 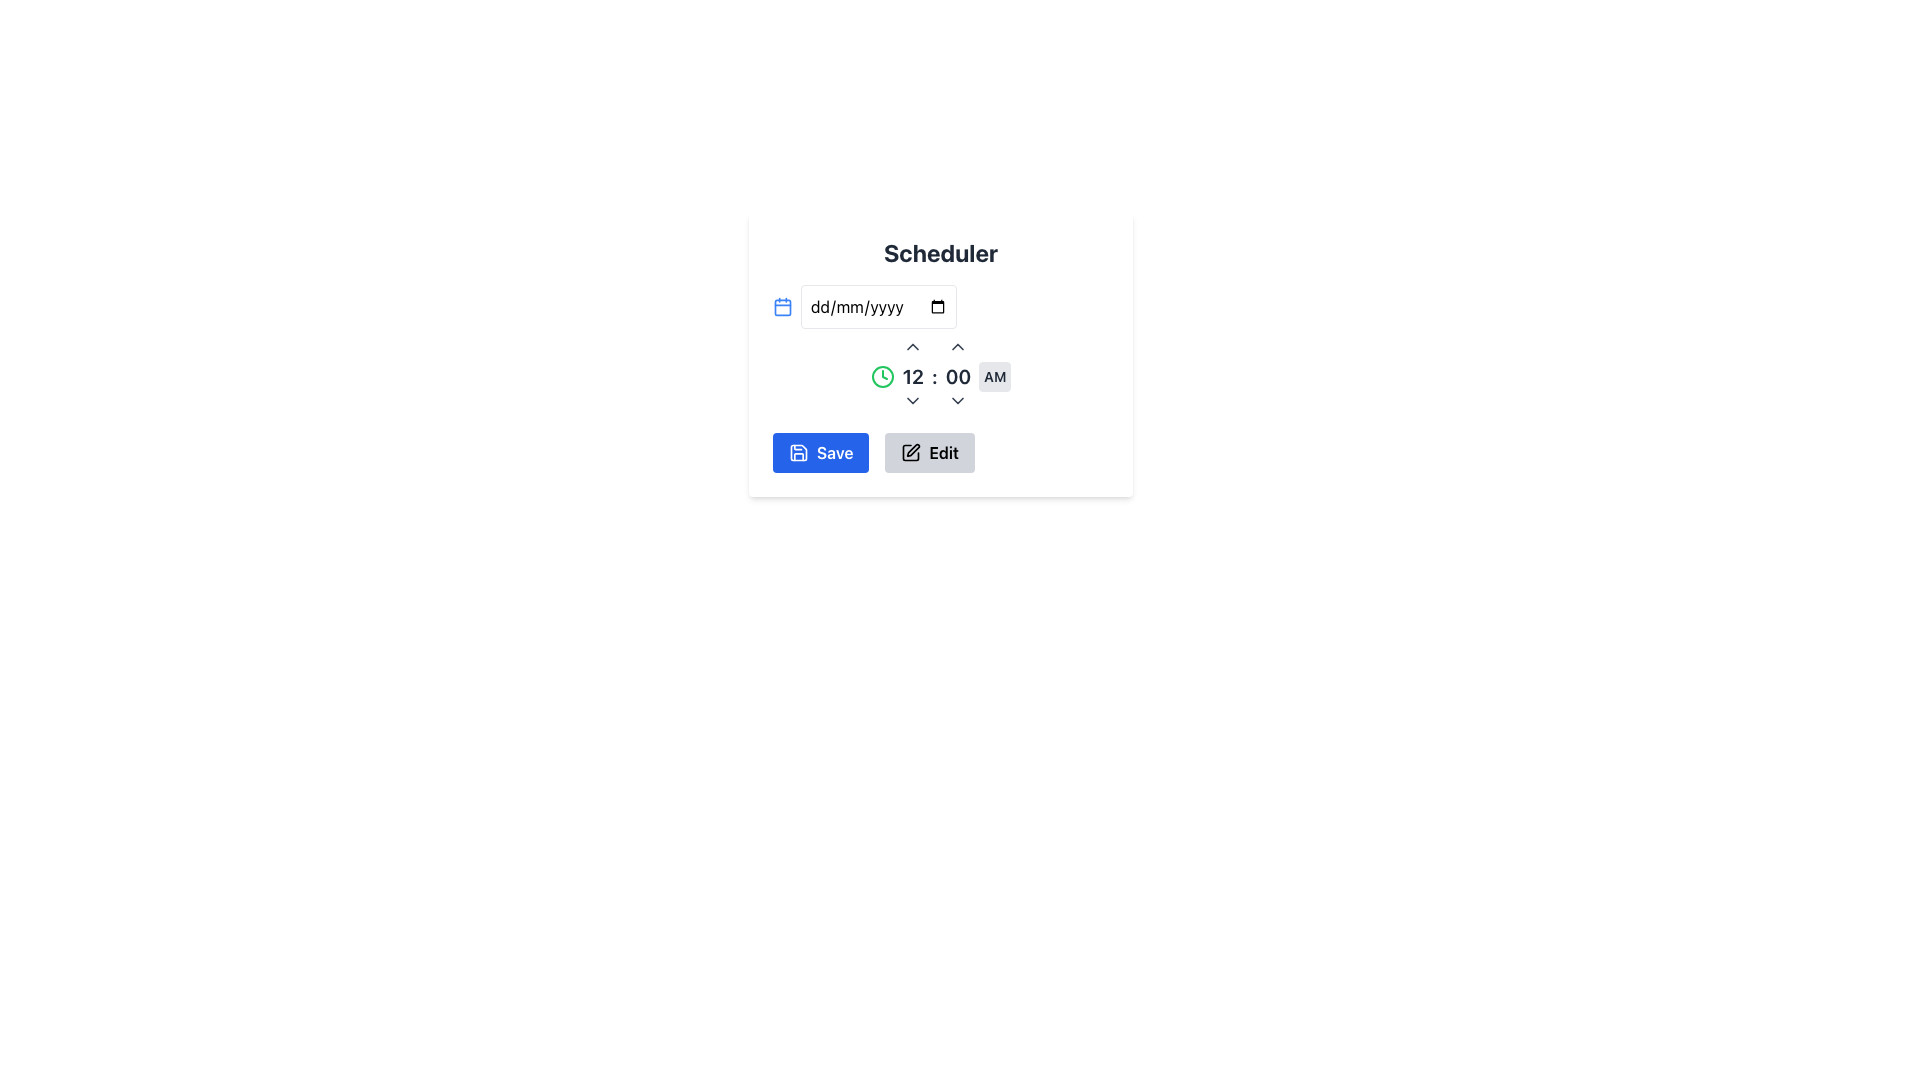 What do you see at coordinates (939, 252) in the screenshot?
I see `the text label at the top center of the card, which serves as the title indicating the primary purpose of the content below` at bounding box center [939, 252].